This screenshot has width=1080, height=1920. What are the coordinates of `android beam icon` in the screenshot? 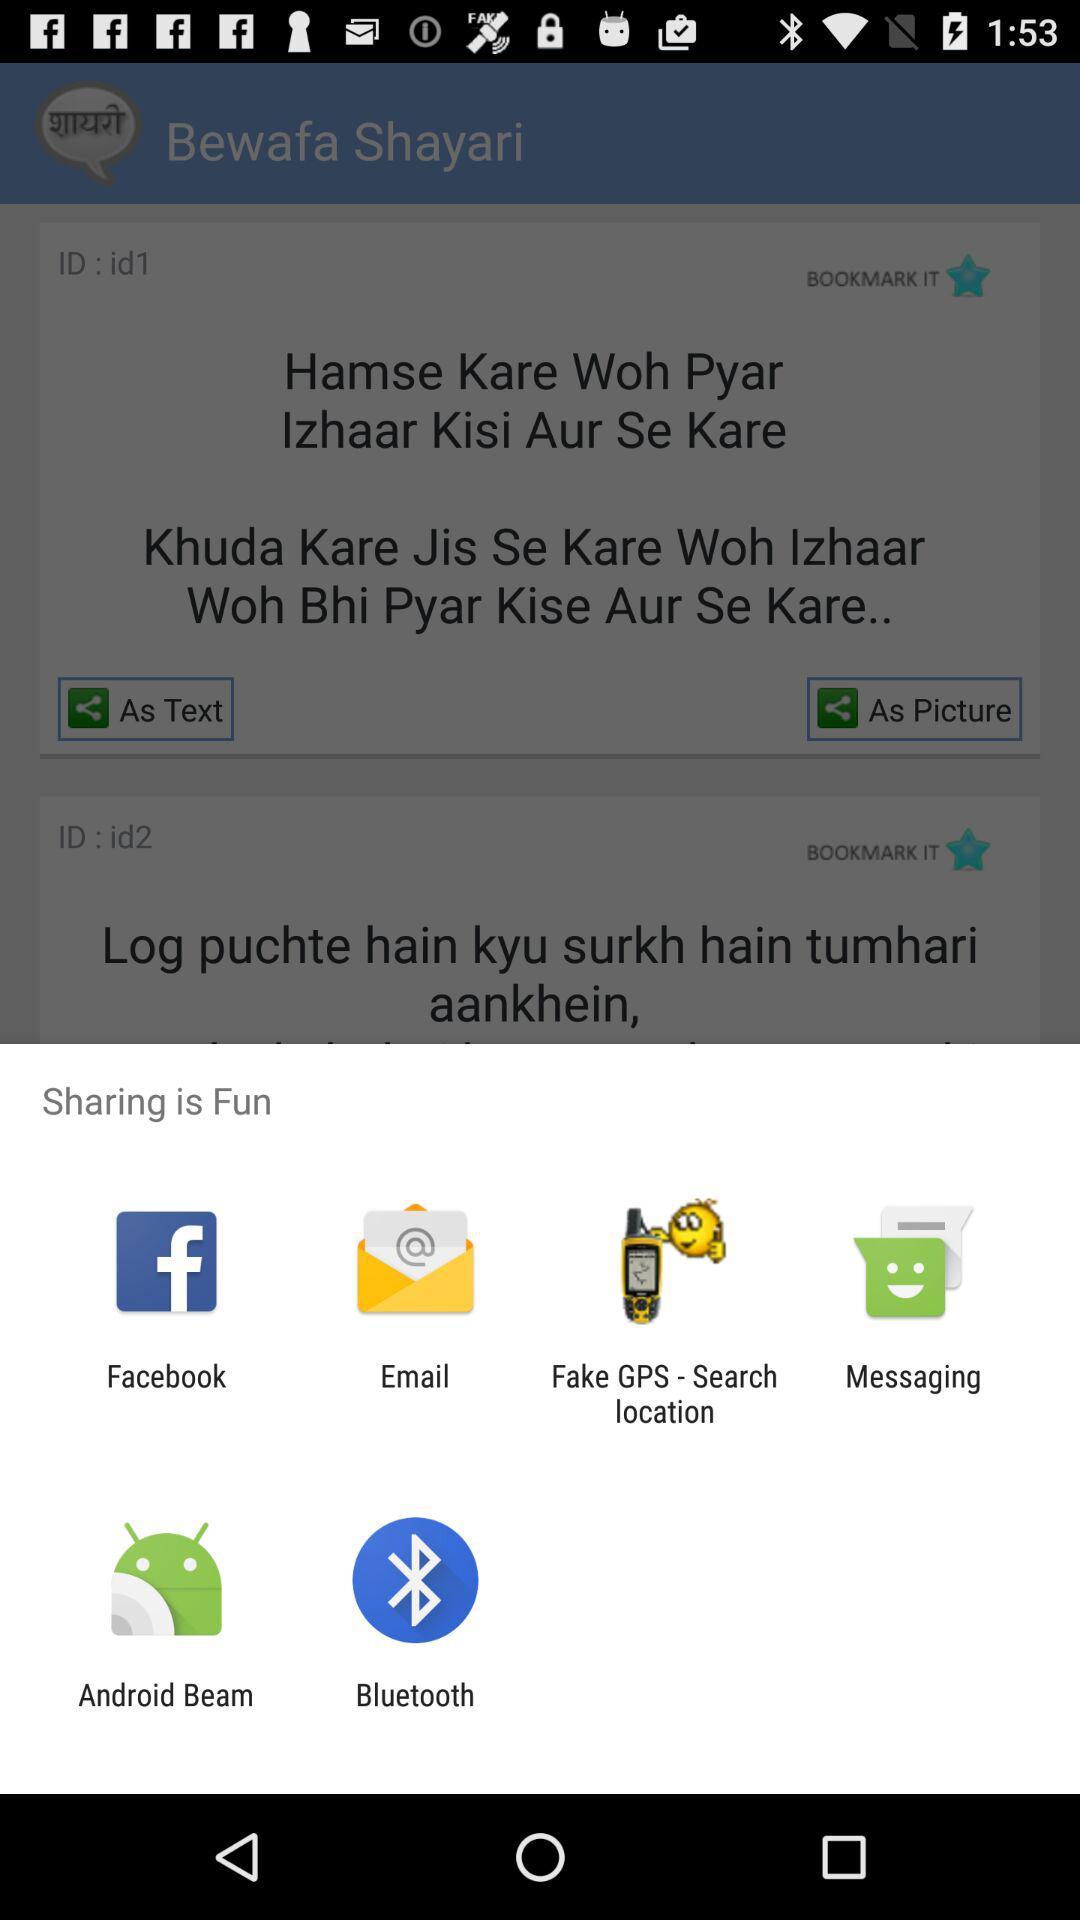 It's located at (165, 1711).